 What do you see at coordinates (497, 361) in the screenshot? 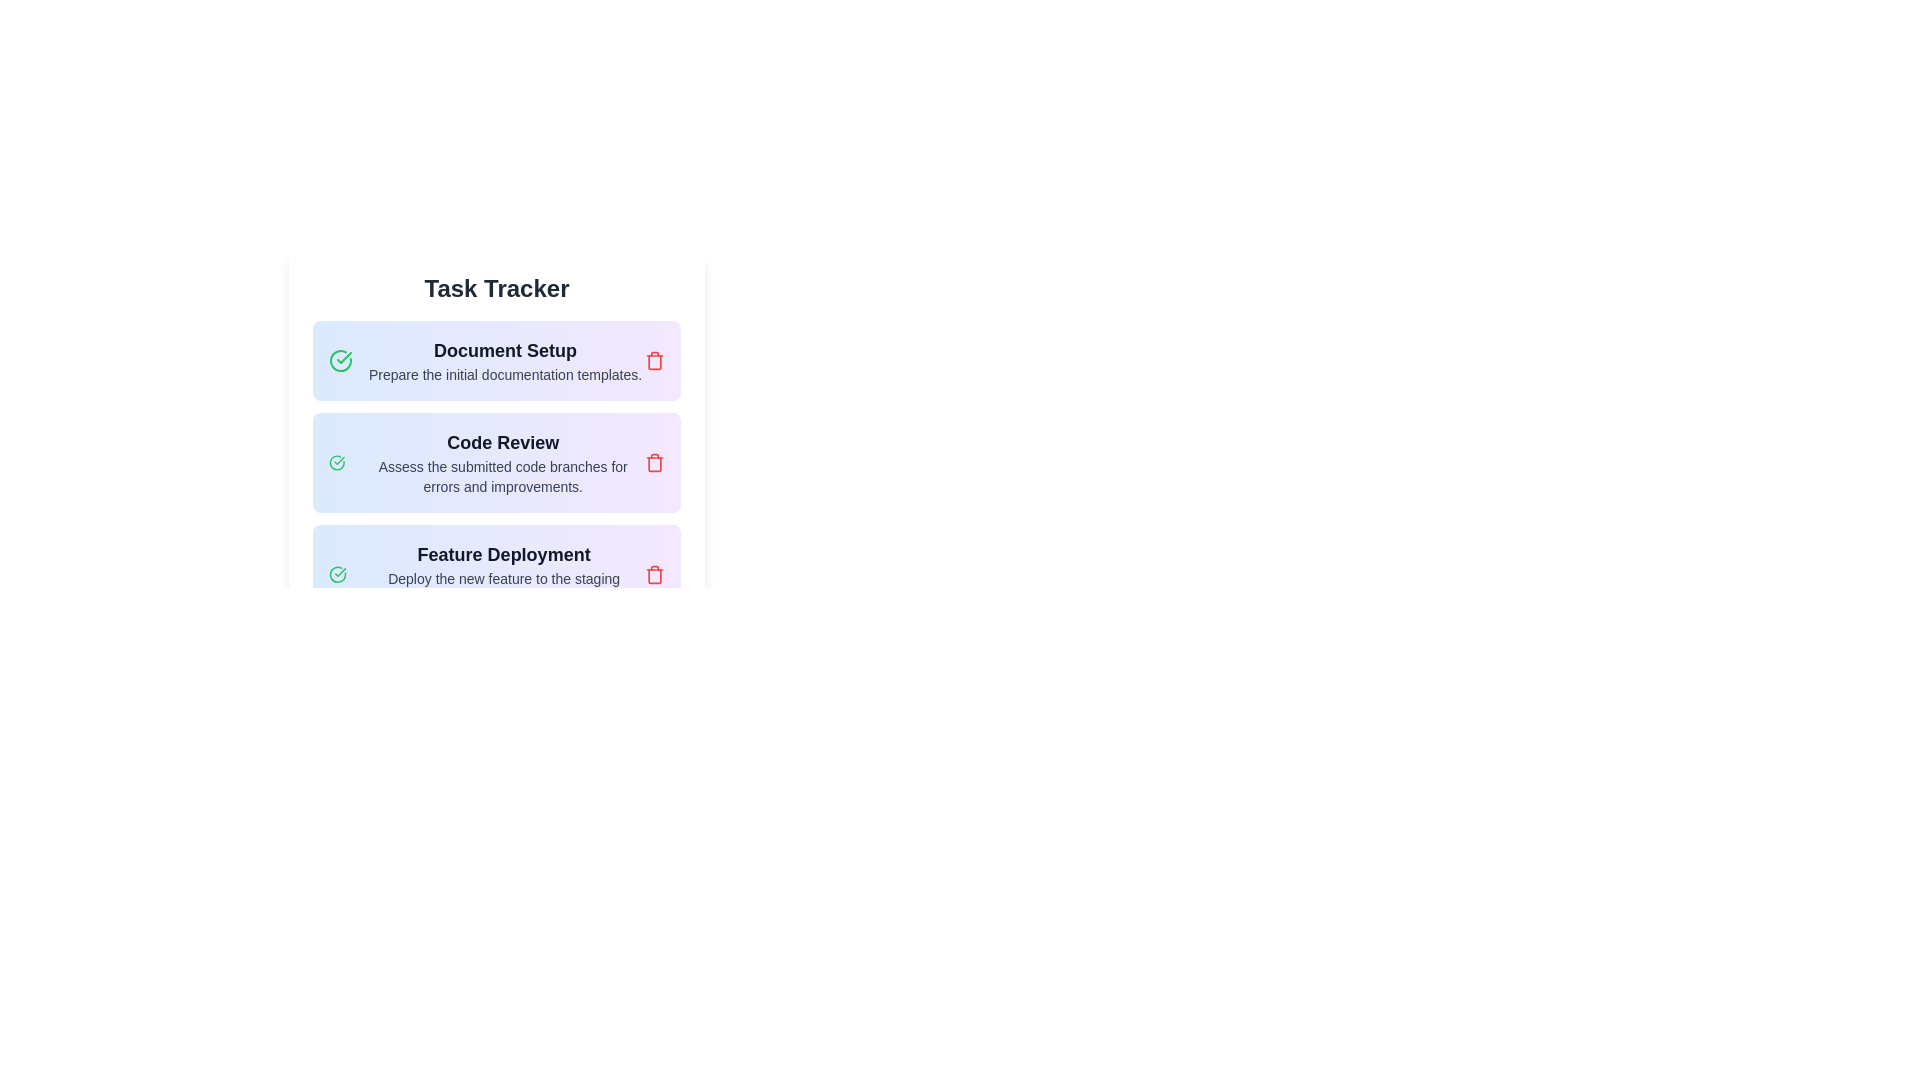
I see `the task card component labeled 'Document Setup' which is the first item in the task list under the 'Task Tracker' title` at bounding box center [497, 361].